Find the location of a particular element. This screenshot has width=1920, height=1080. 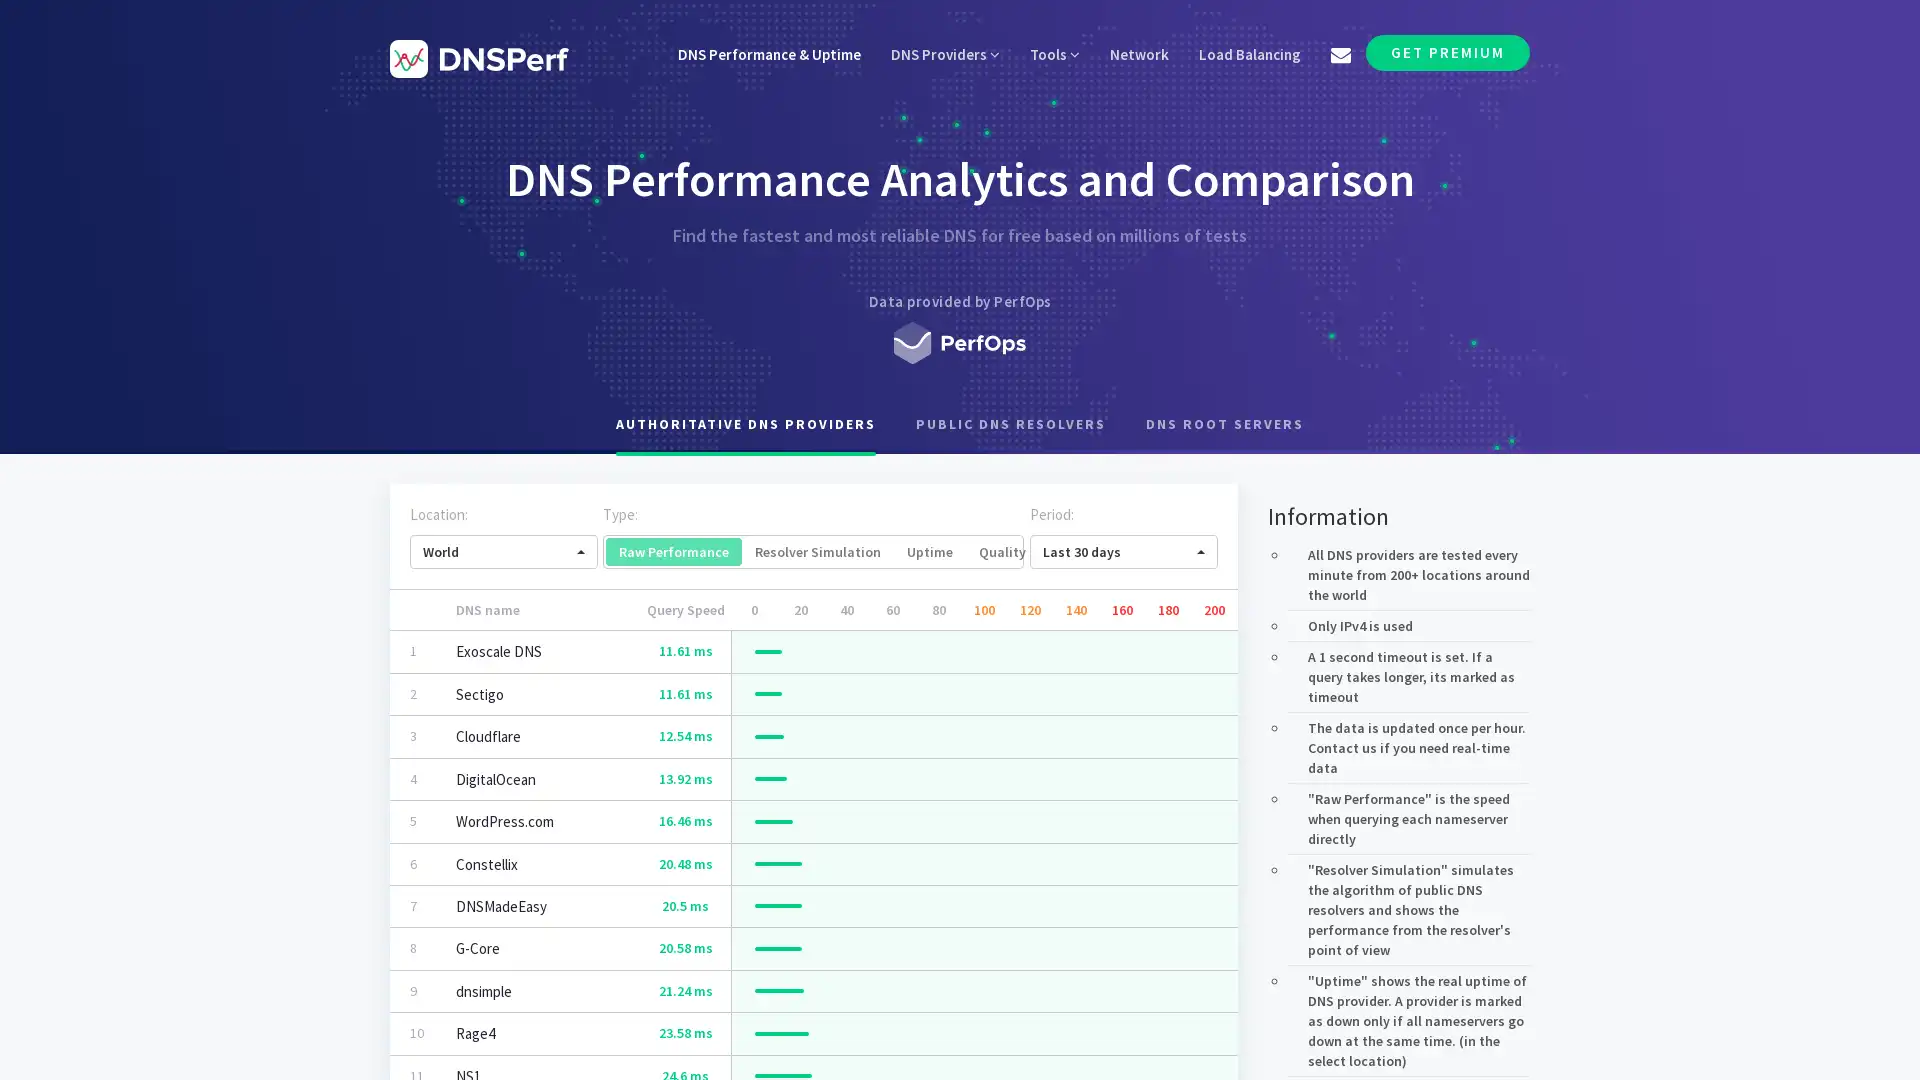

Resolver Simulation is located at coordinates (817, 551).